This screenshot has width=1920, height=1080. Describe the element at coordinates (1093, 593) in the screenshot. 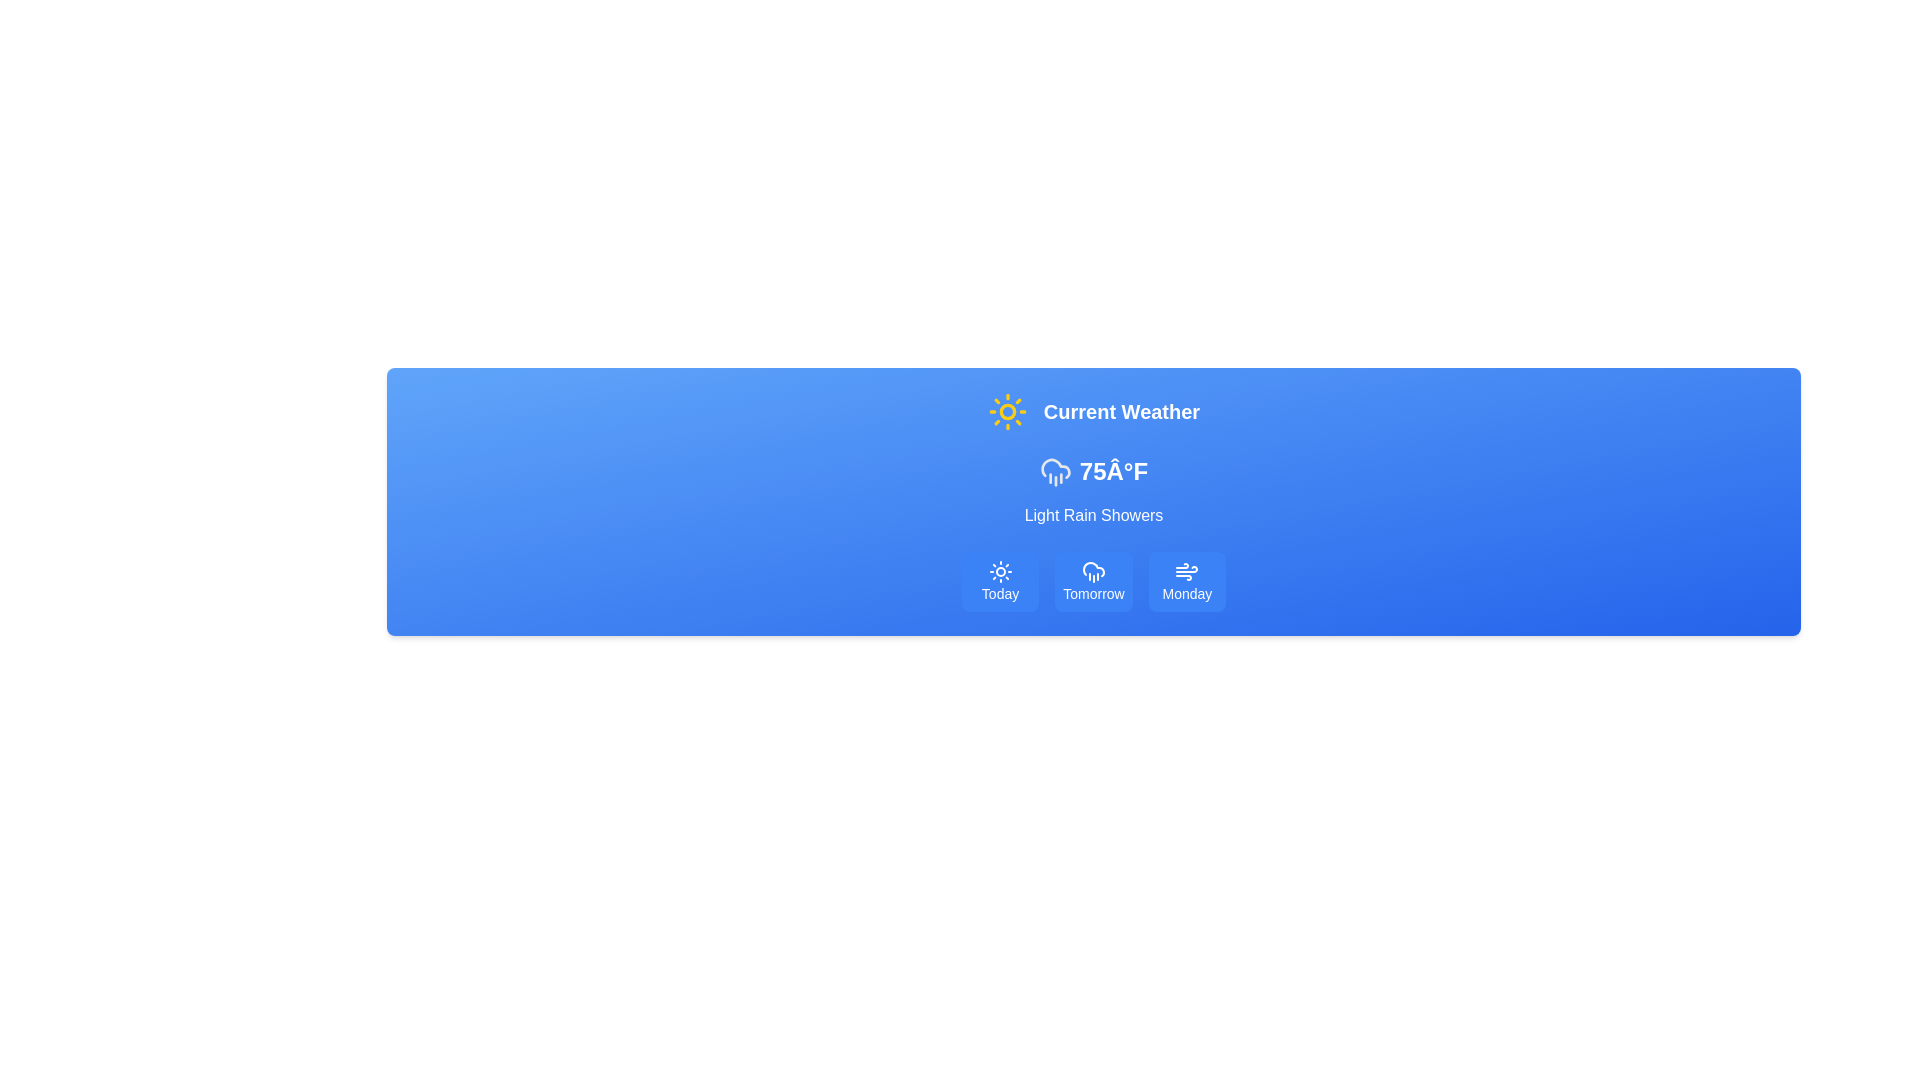

I see `the text label reading 'Tomorrow' which is styled with a smaller font size and medium weight, located at the bottom-center of a card-like layout with a blue background` at that location.